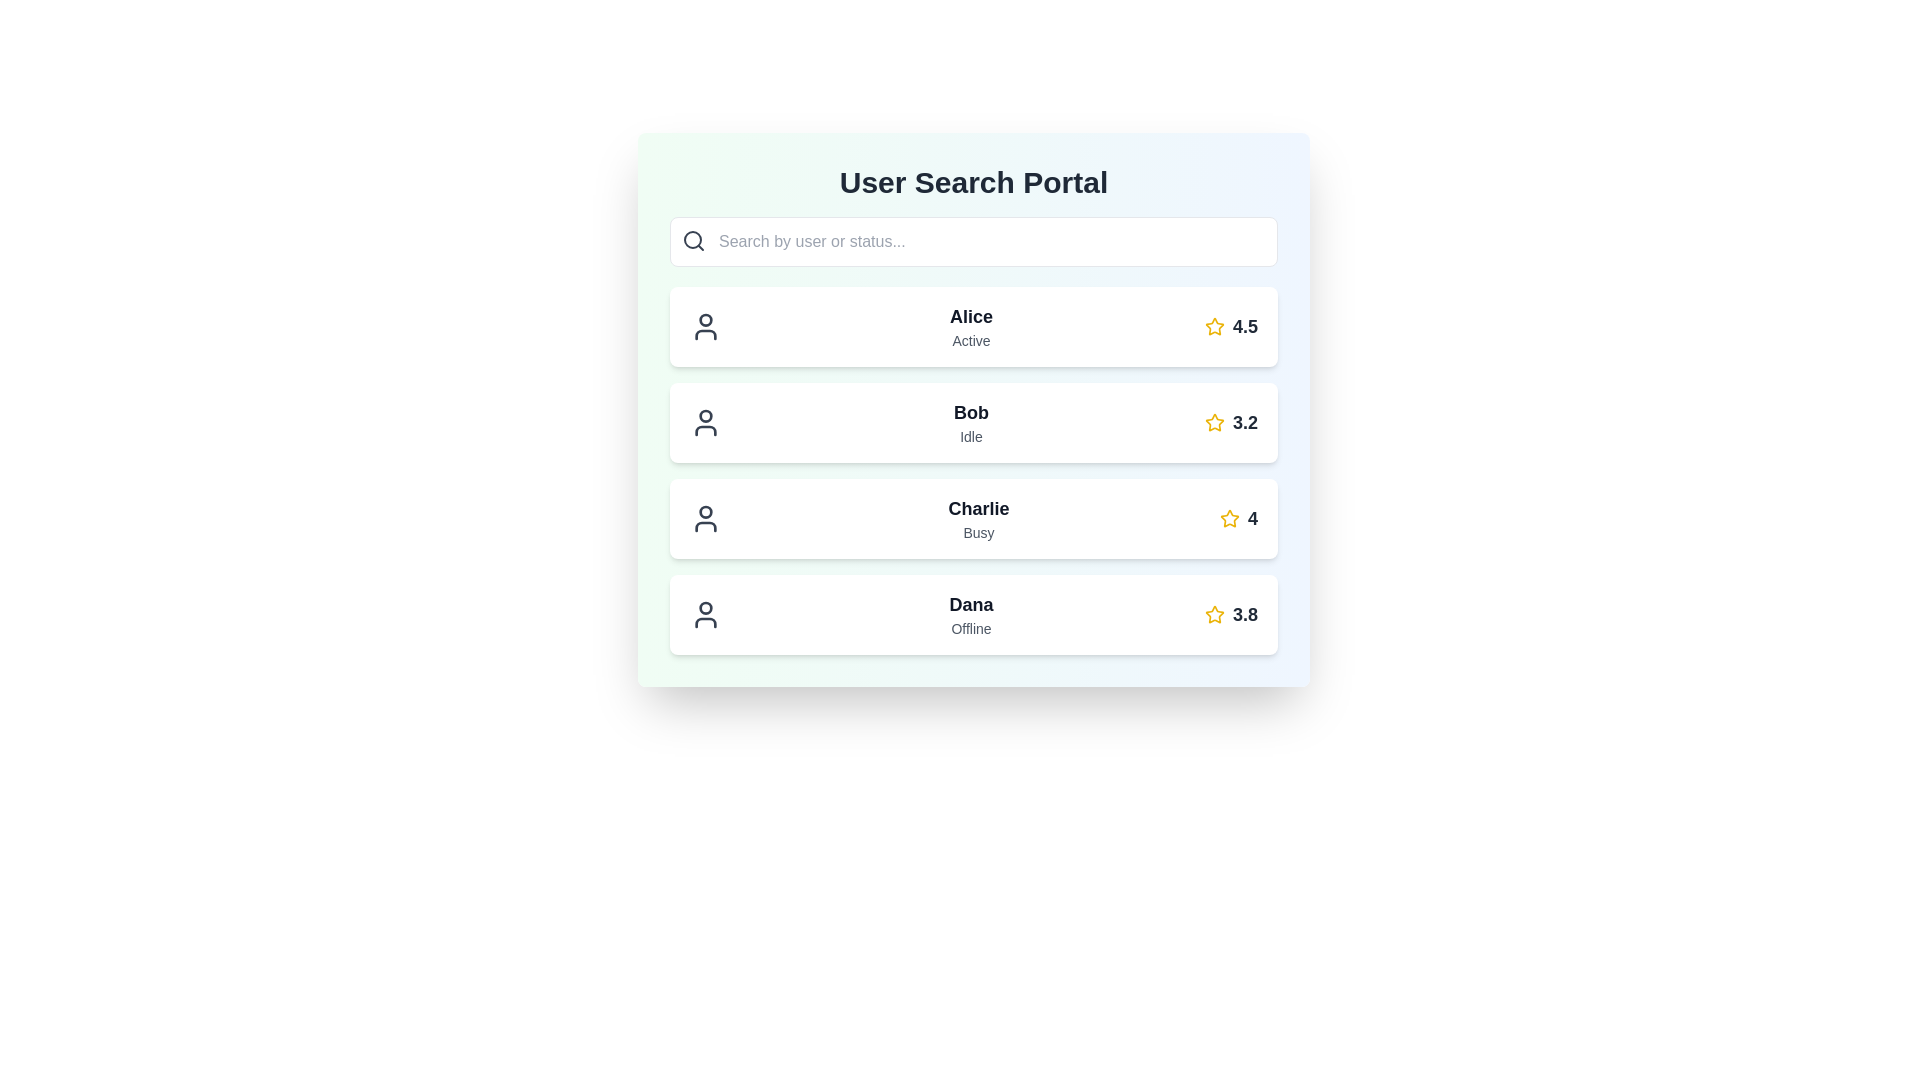 Image resolution: width=1920 pixels, height=1080 pixels. I want to click on the profile icon representing 'Charlie' with the status 'Busy', located in the third entry of the user profile list, so click(705, 518).